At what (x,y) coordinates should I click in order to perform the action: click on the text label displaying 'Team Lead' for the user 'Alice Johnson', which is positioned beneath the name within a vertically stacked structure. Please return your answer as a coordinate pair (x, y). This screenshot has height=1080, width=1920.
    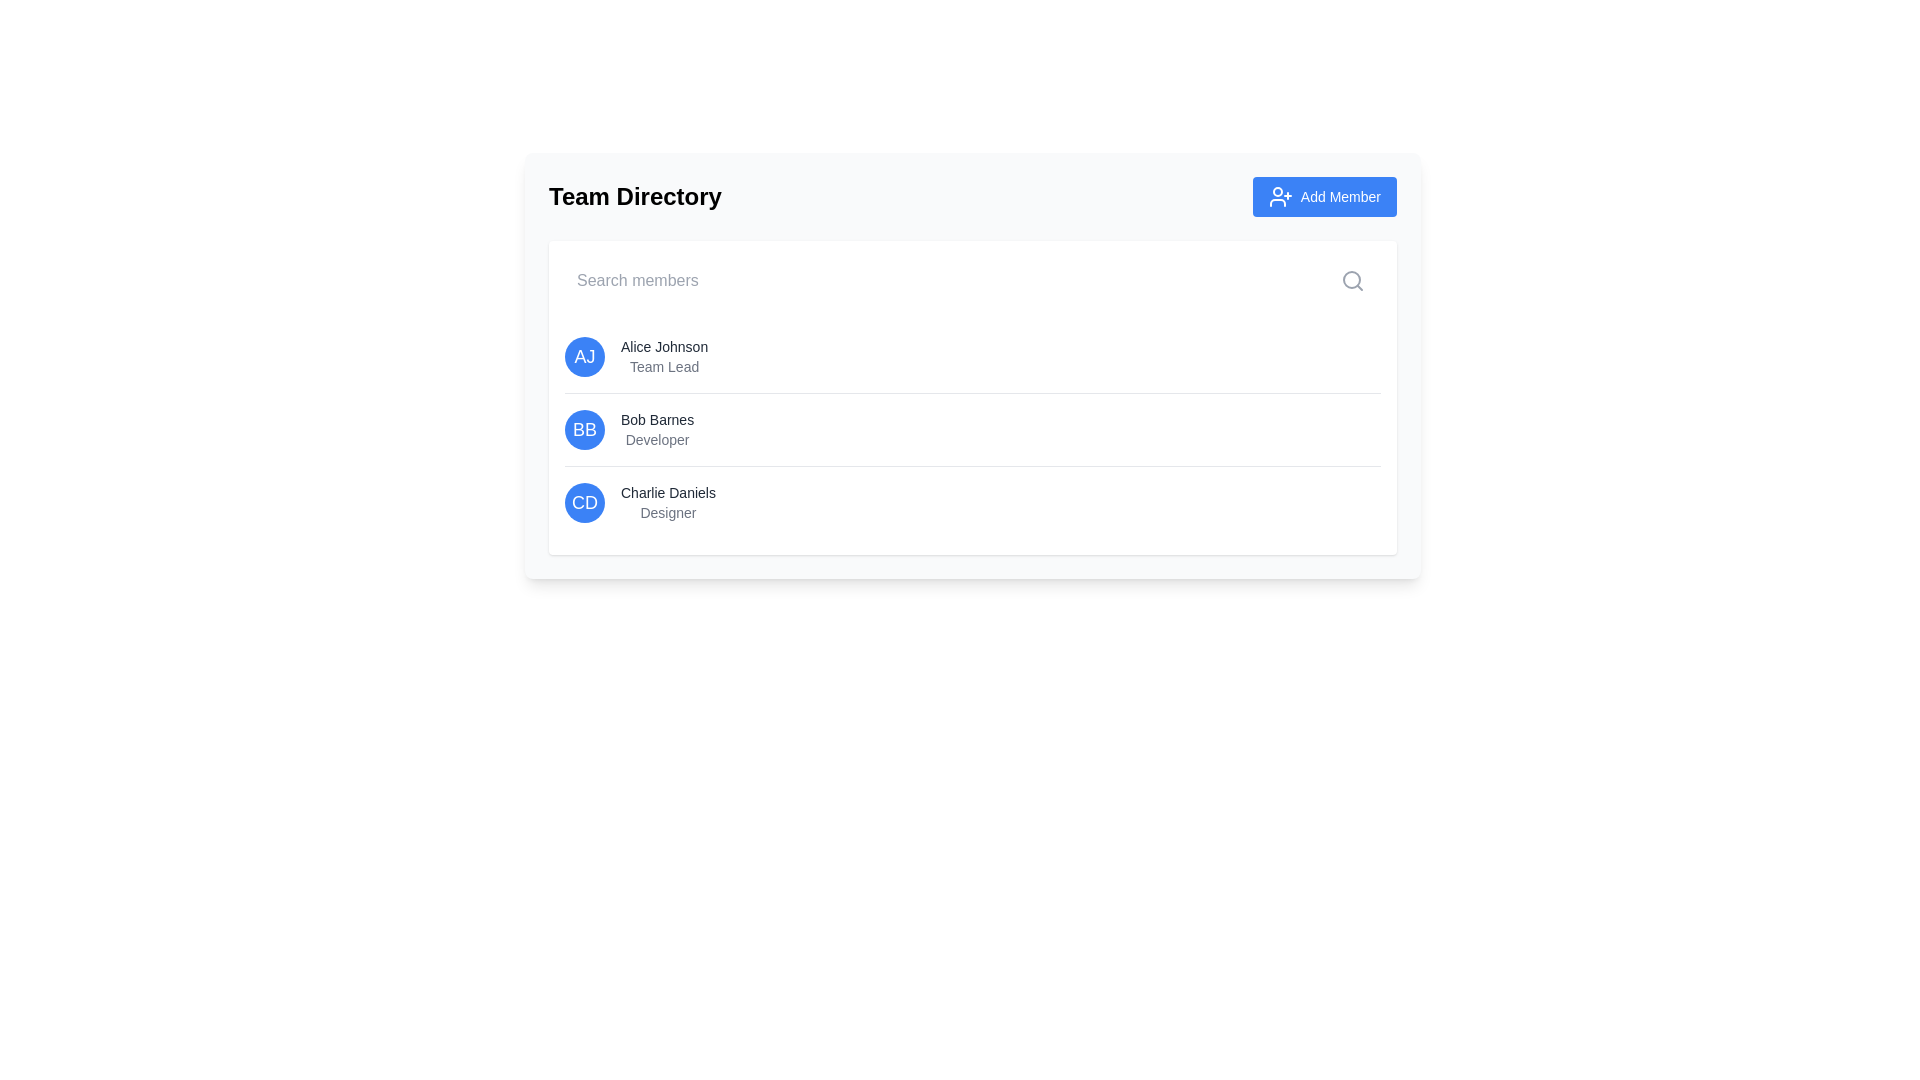
    Looking at the image, I should click on (664, 366).